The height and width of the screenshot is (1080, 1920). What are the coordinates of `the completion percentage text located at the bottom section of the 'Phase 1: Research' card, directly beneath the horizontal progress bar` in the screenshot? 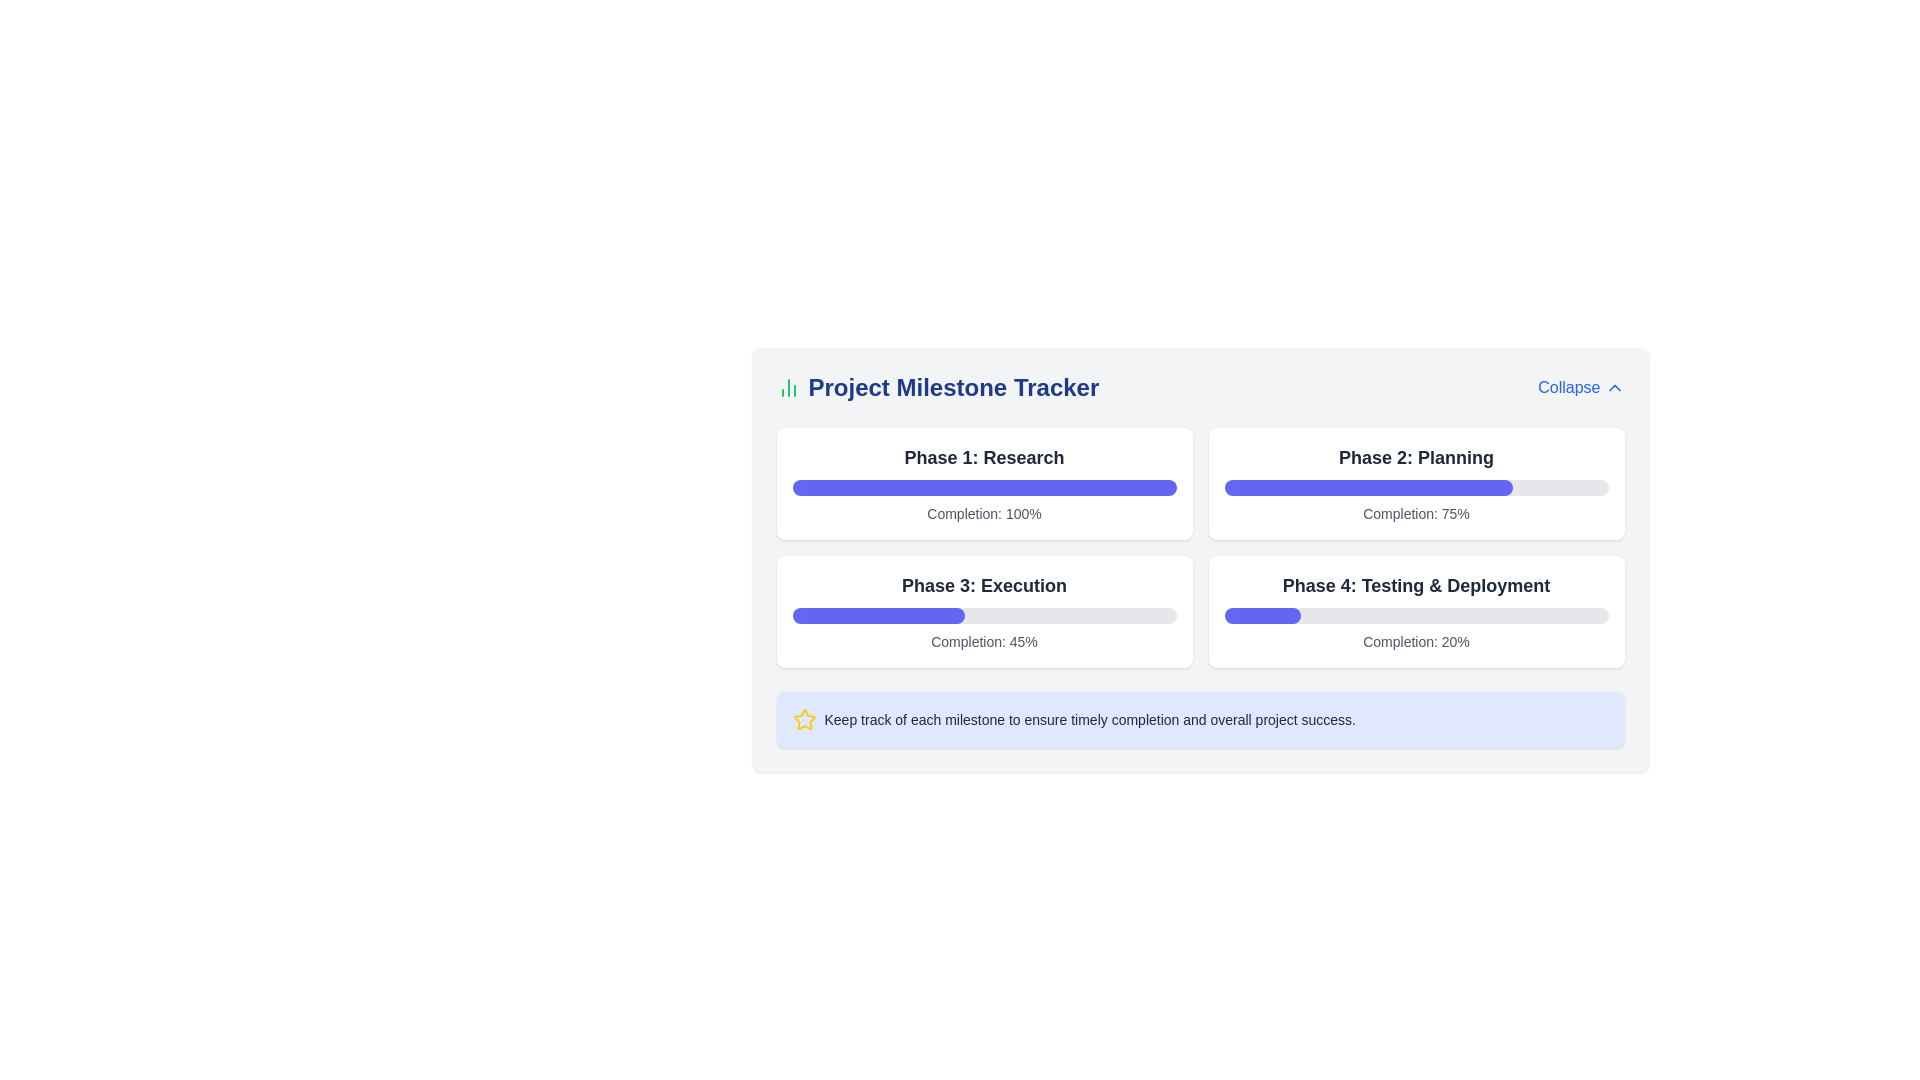 It's located at (984, 512).